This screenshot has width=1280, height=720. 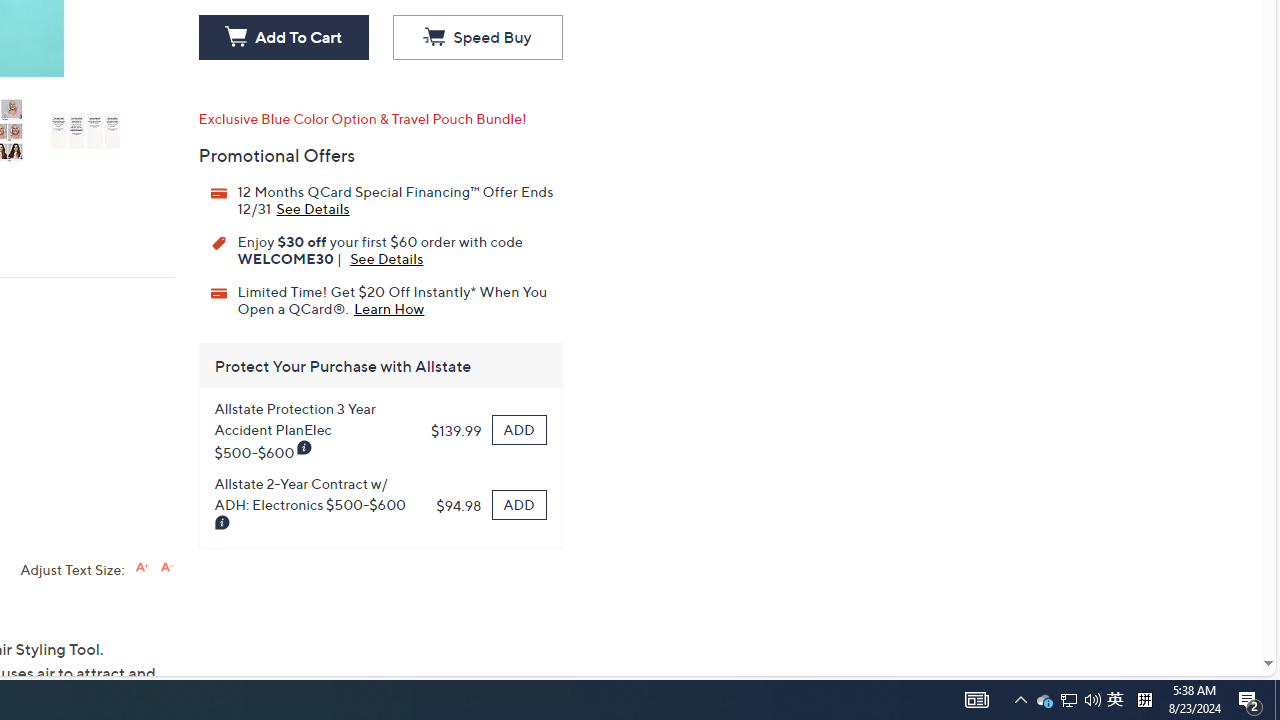 What do you see at coordinates (141, 567) in the screenshot?
I see `'Increase font size'` at bounding box center [141, 567].